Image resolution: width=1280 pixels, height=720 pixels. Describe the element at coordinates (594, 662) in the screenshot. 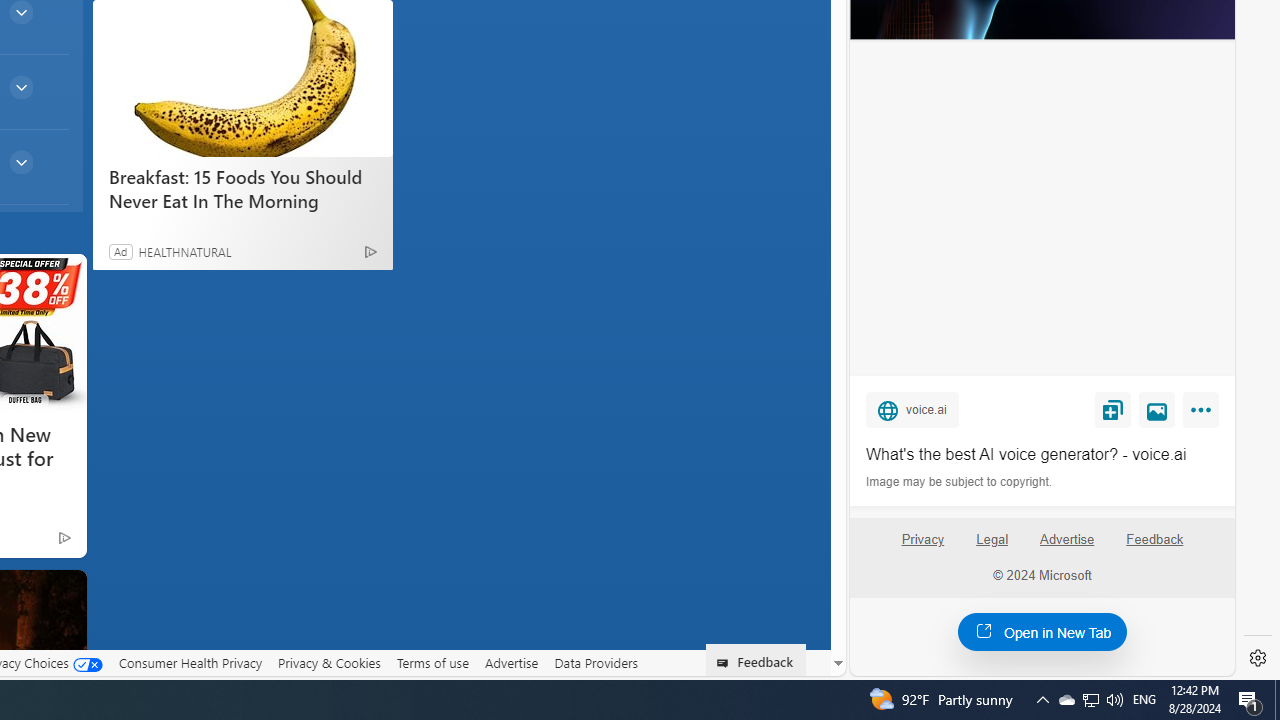

I see `'Data Providers'` at that location.